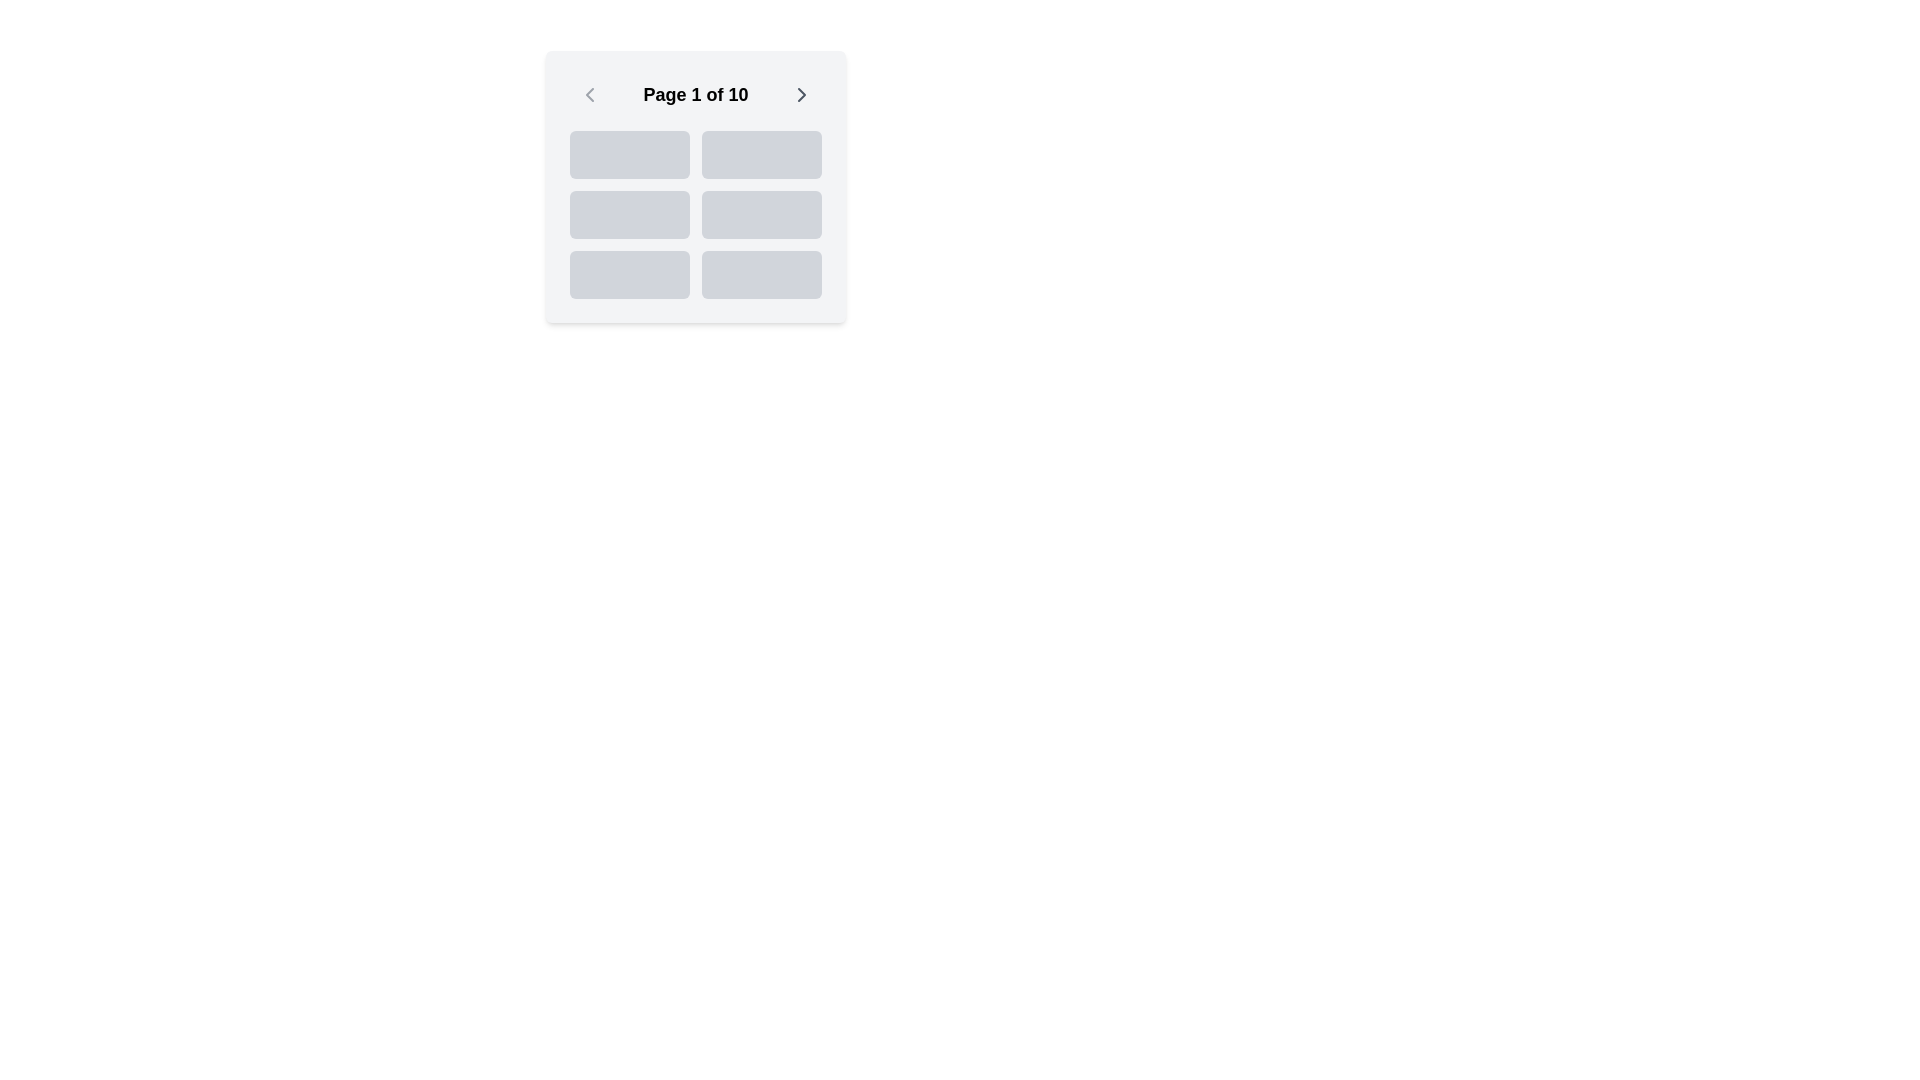 The width and height of the screenshot is (1920, 1080). I want to click on the chevron arrow icon in the upper-right corner of the interface, so click(801, 95).